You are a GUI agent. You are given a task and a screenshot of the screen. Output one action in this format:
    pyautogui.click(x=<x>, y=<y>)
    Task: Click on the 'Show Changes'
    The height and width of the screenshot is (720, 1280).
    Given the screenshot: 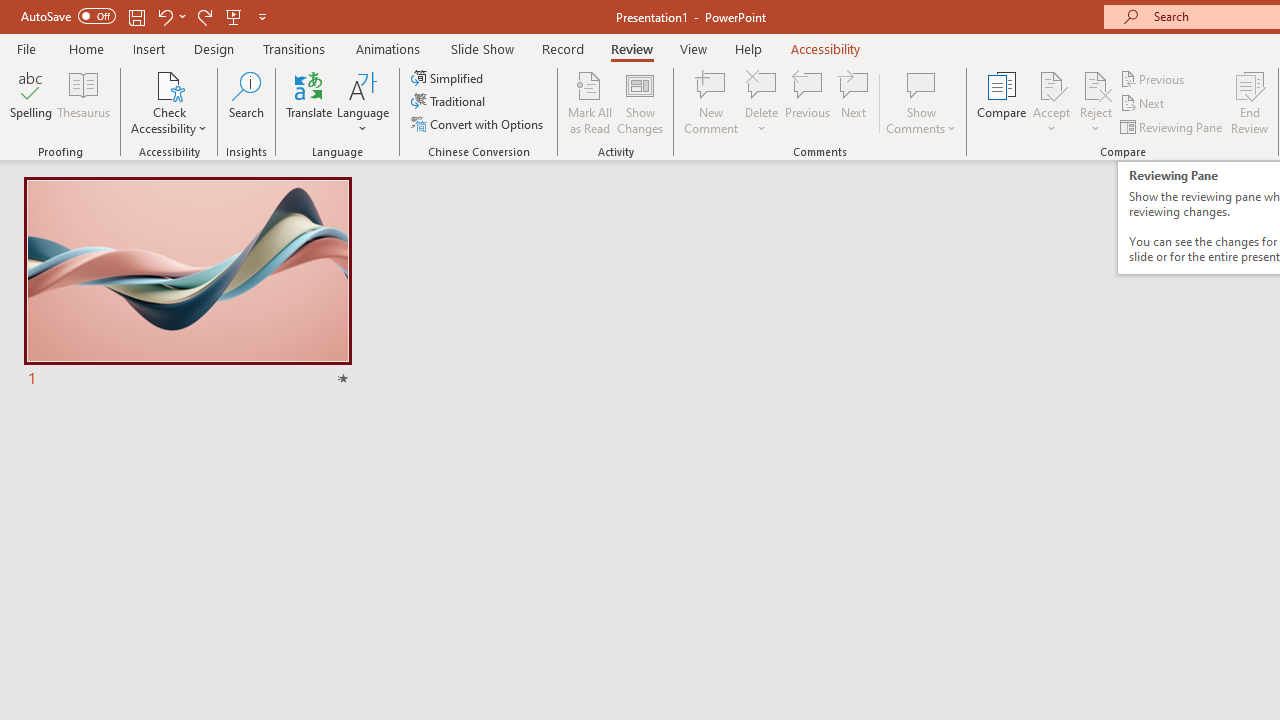 What is the action you would take?
    pyautogui.click(x=640, y=103)
    